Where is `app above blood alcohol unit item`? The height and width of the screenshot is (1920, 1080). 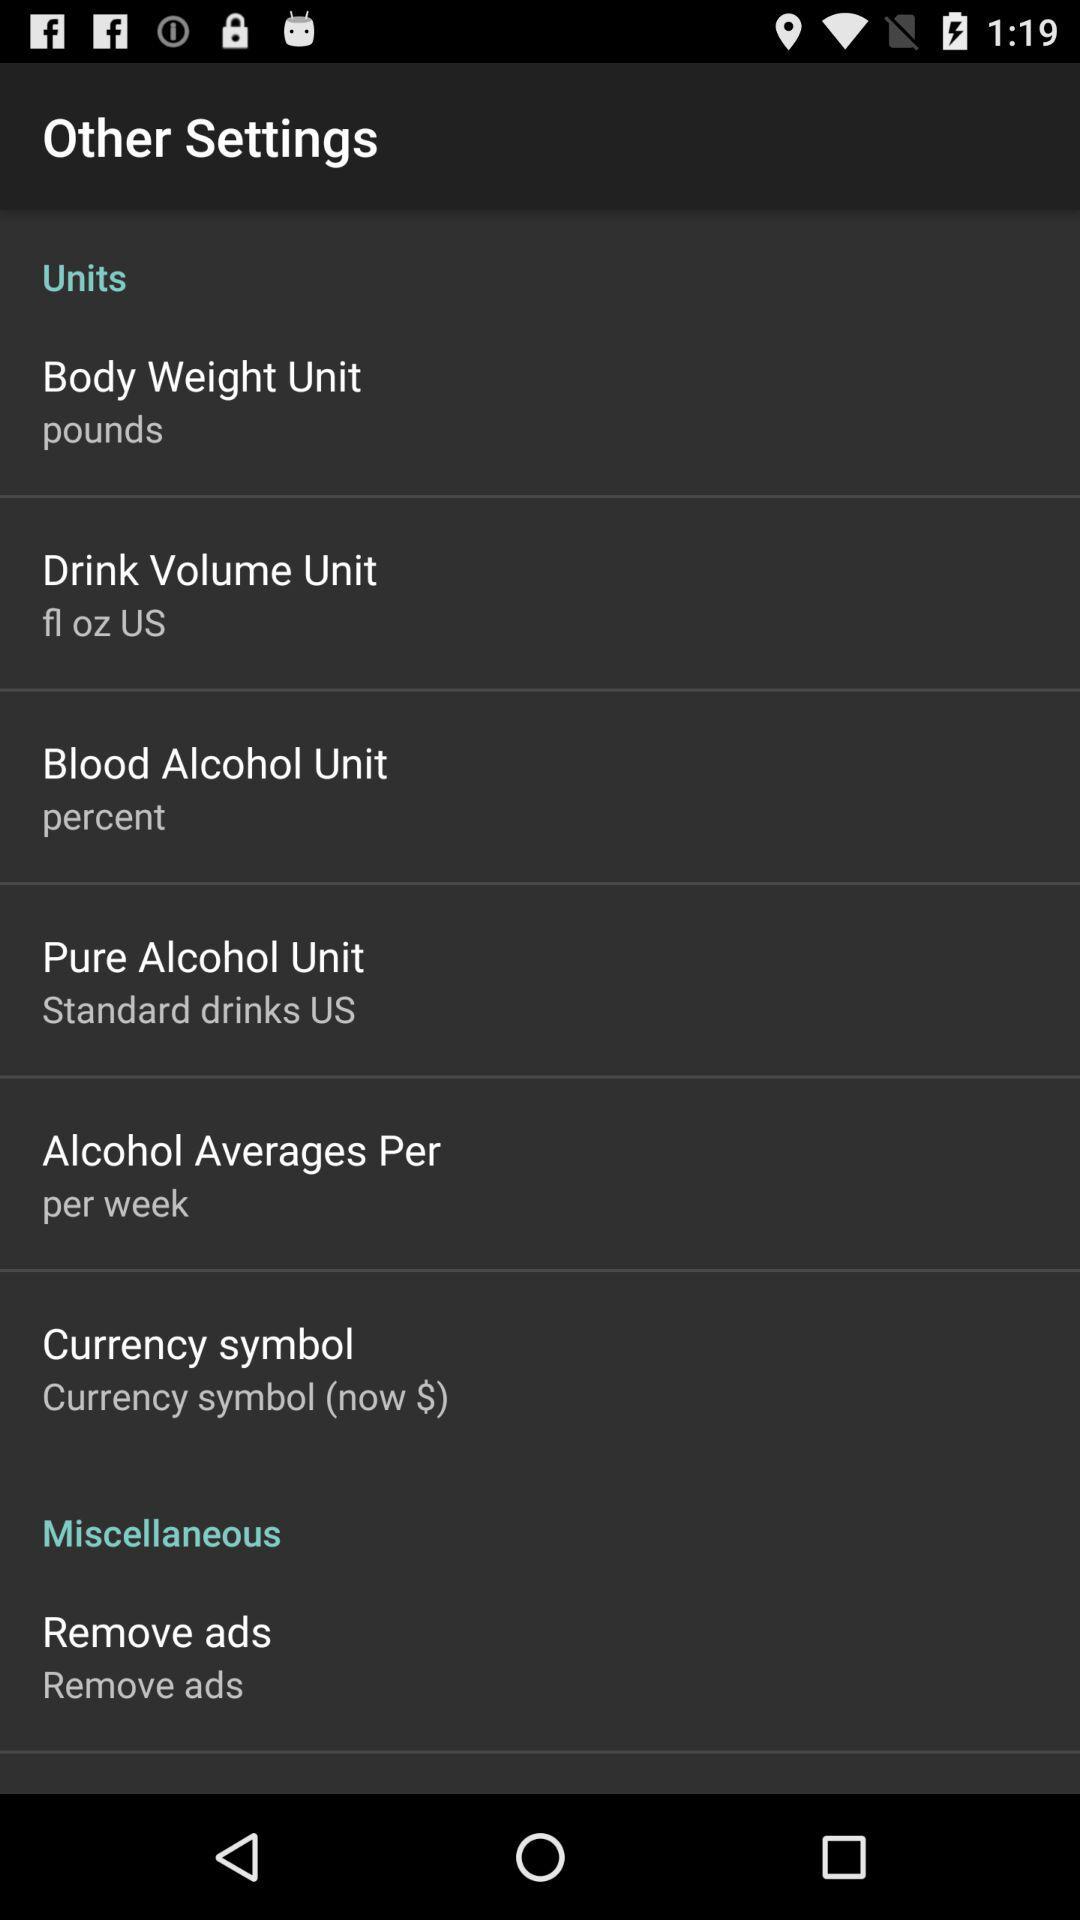 app above blood alcohol unit item is located at coordinates (103, 620).